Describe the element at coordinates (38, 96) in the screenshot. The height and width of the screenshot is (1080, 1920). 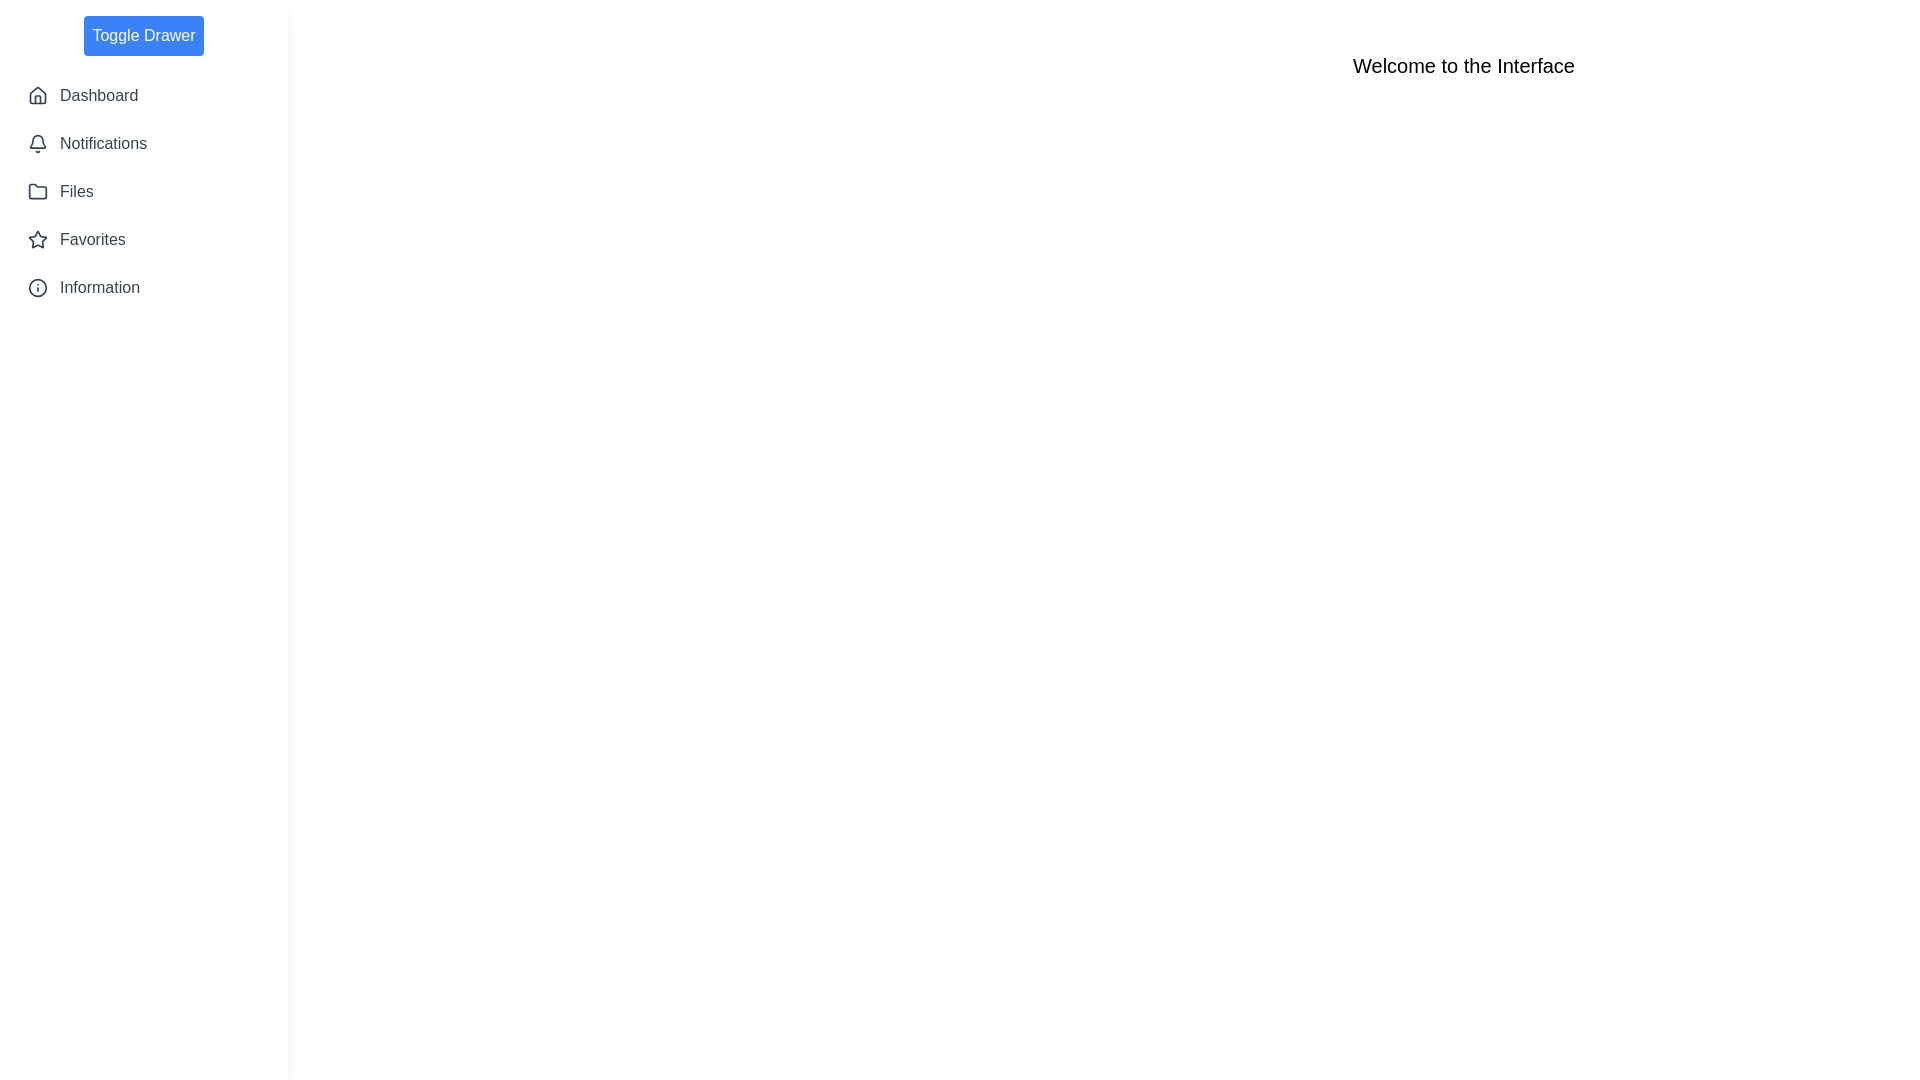
I see `the icon corresponding to the Dashboard in the sidebar` at that location.